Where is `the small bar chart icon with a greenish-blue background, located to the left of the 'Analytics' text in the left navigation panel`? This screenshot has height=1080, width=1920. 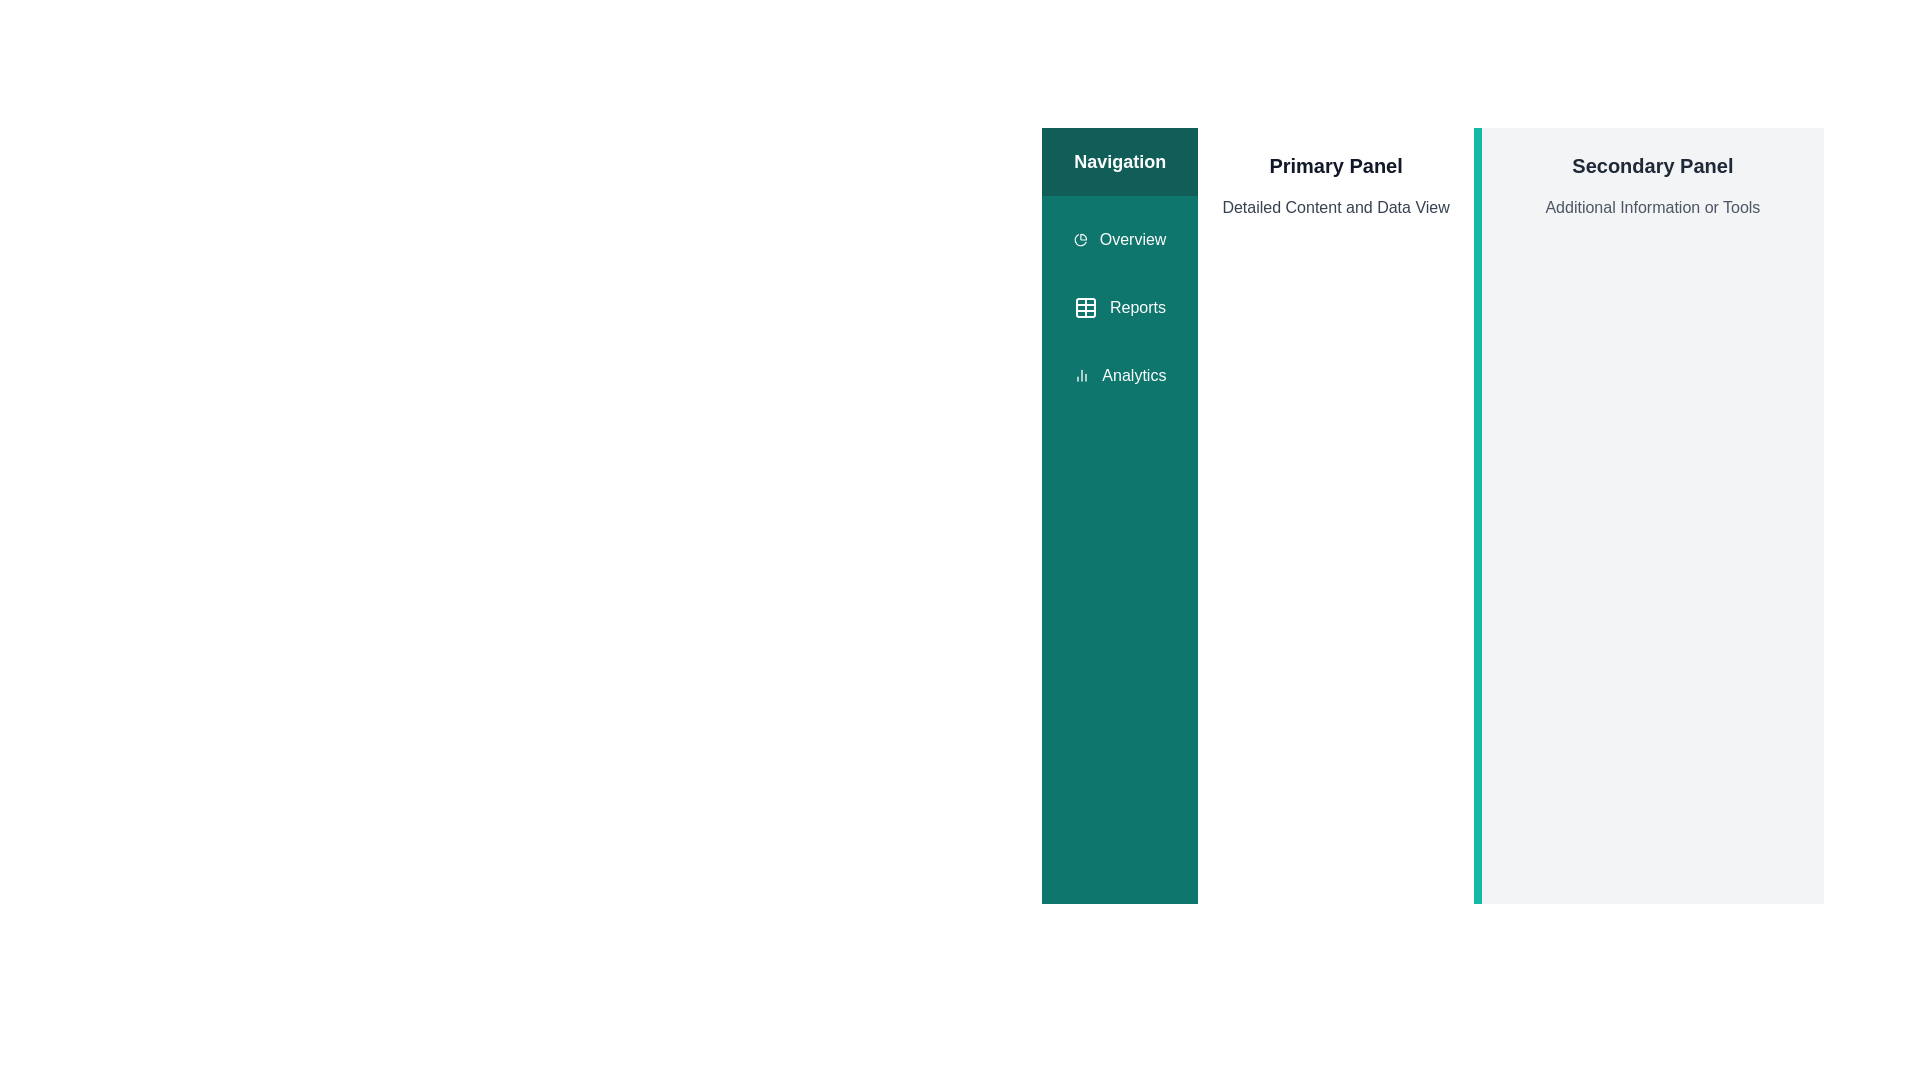 the small bar chart icon with a greenish-blue background, located to the left of the 'Analytics' text in the left navigation panel is located at coordinates (1081, 375).